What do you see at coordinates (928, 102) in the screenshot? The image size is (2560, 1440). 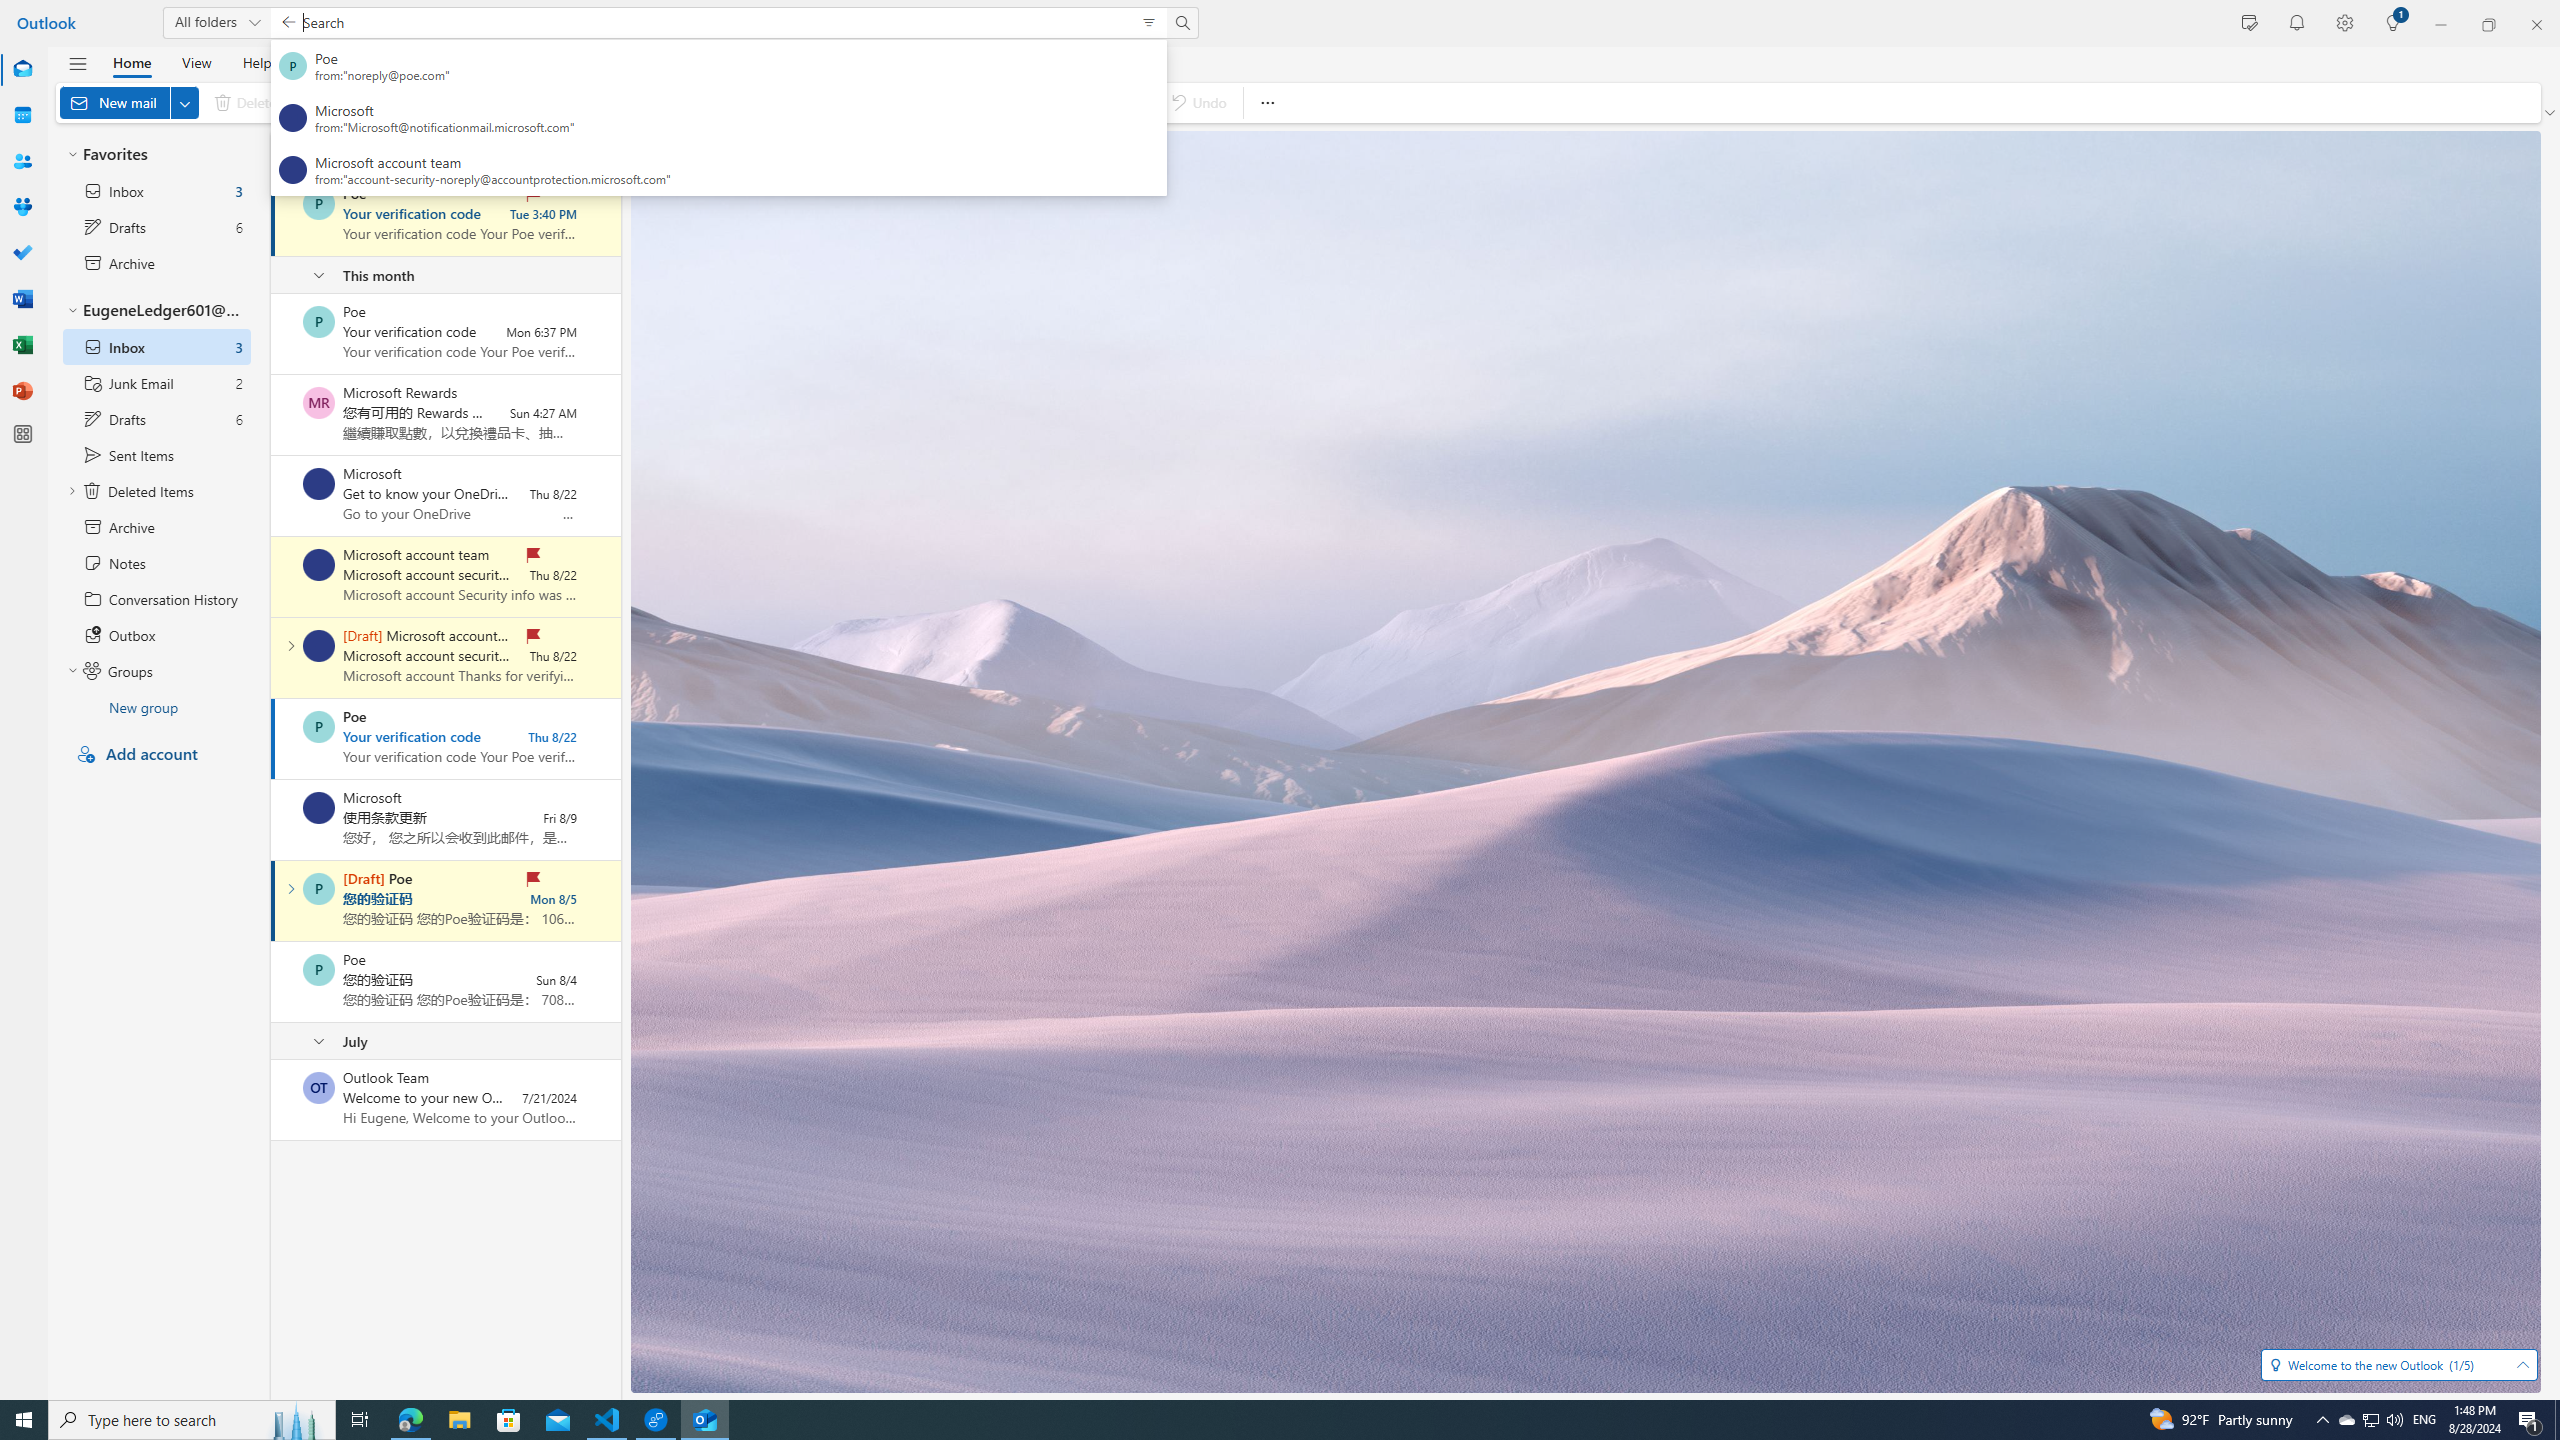 I see `'Flag / Unflag'` at bounding box center [928, 102].